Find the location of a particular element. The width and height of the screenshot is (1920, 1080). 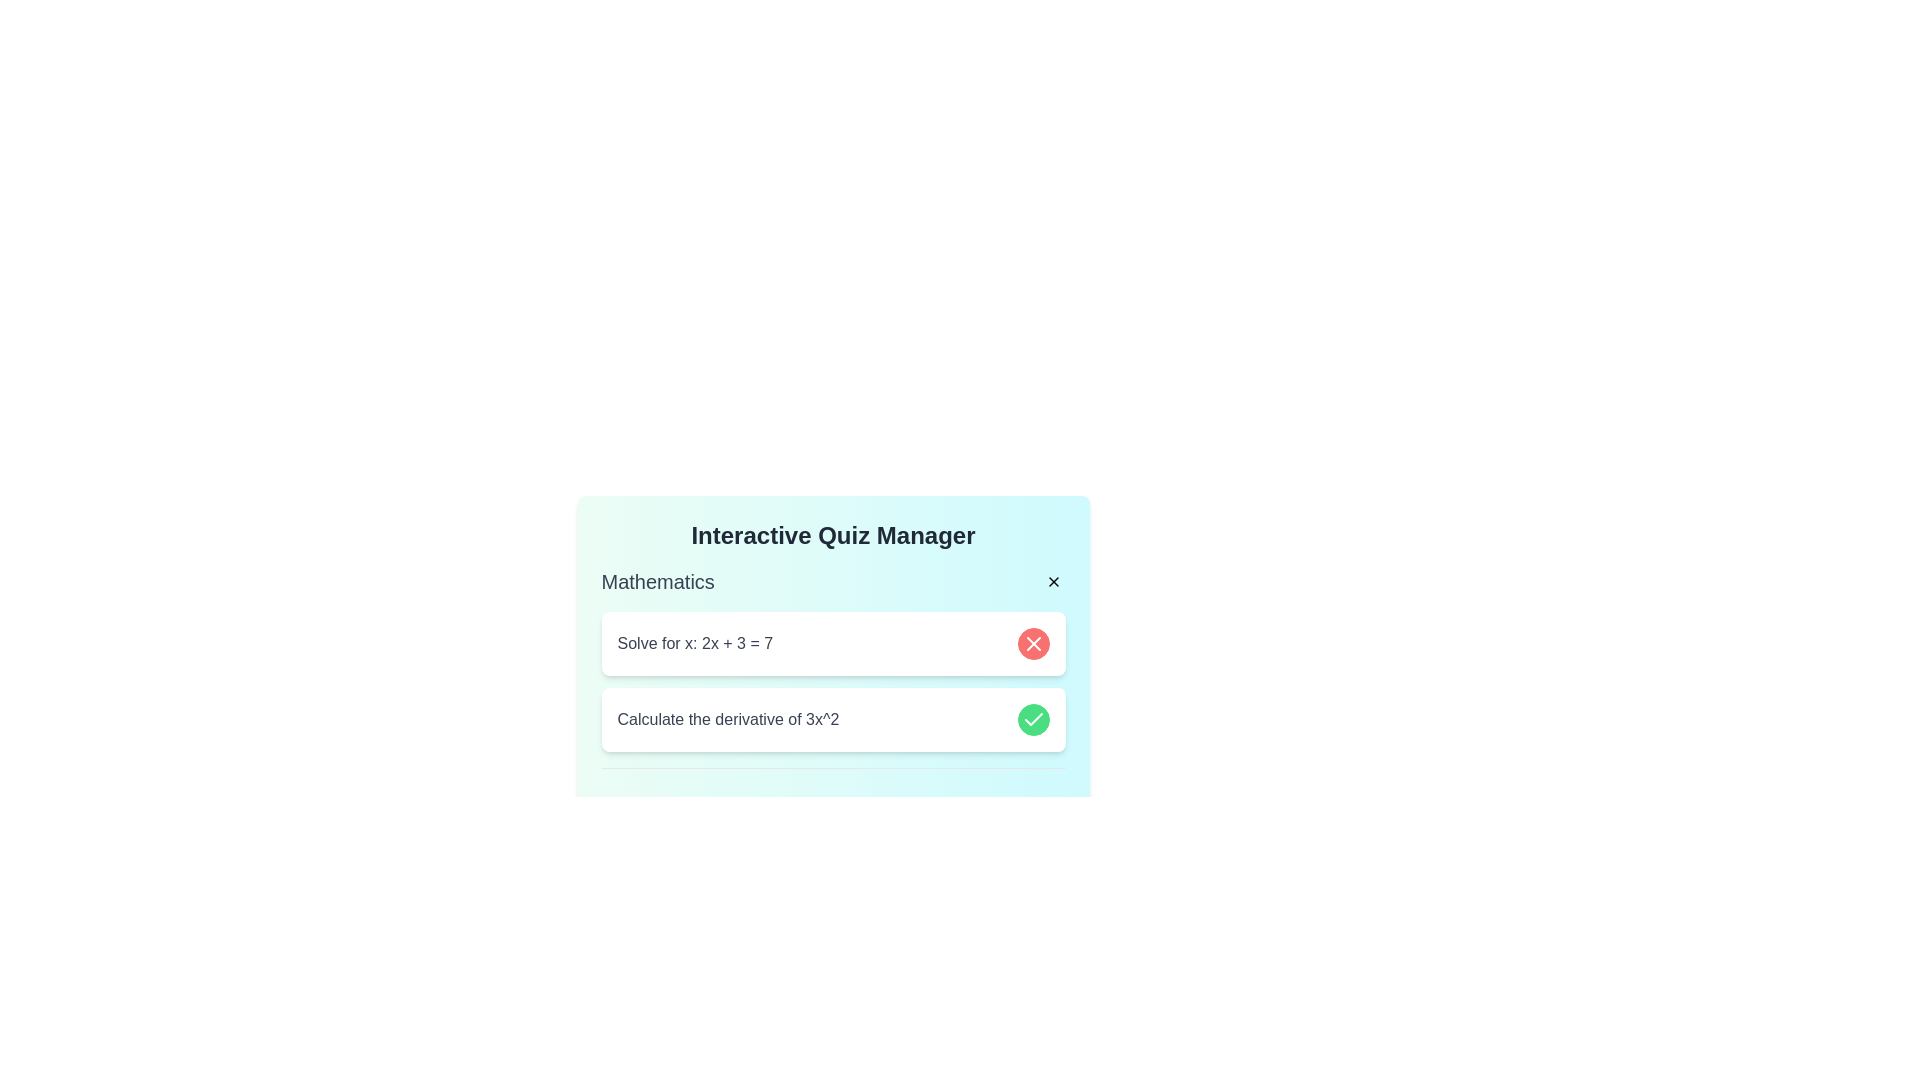

the confirmation button with a check icon located to the far right of the panel titled 'Calculate the derivative of 3x^2' to confirm the status is located at coordinates (1033, 720).